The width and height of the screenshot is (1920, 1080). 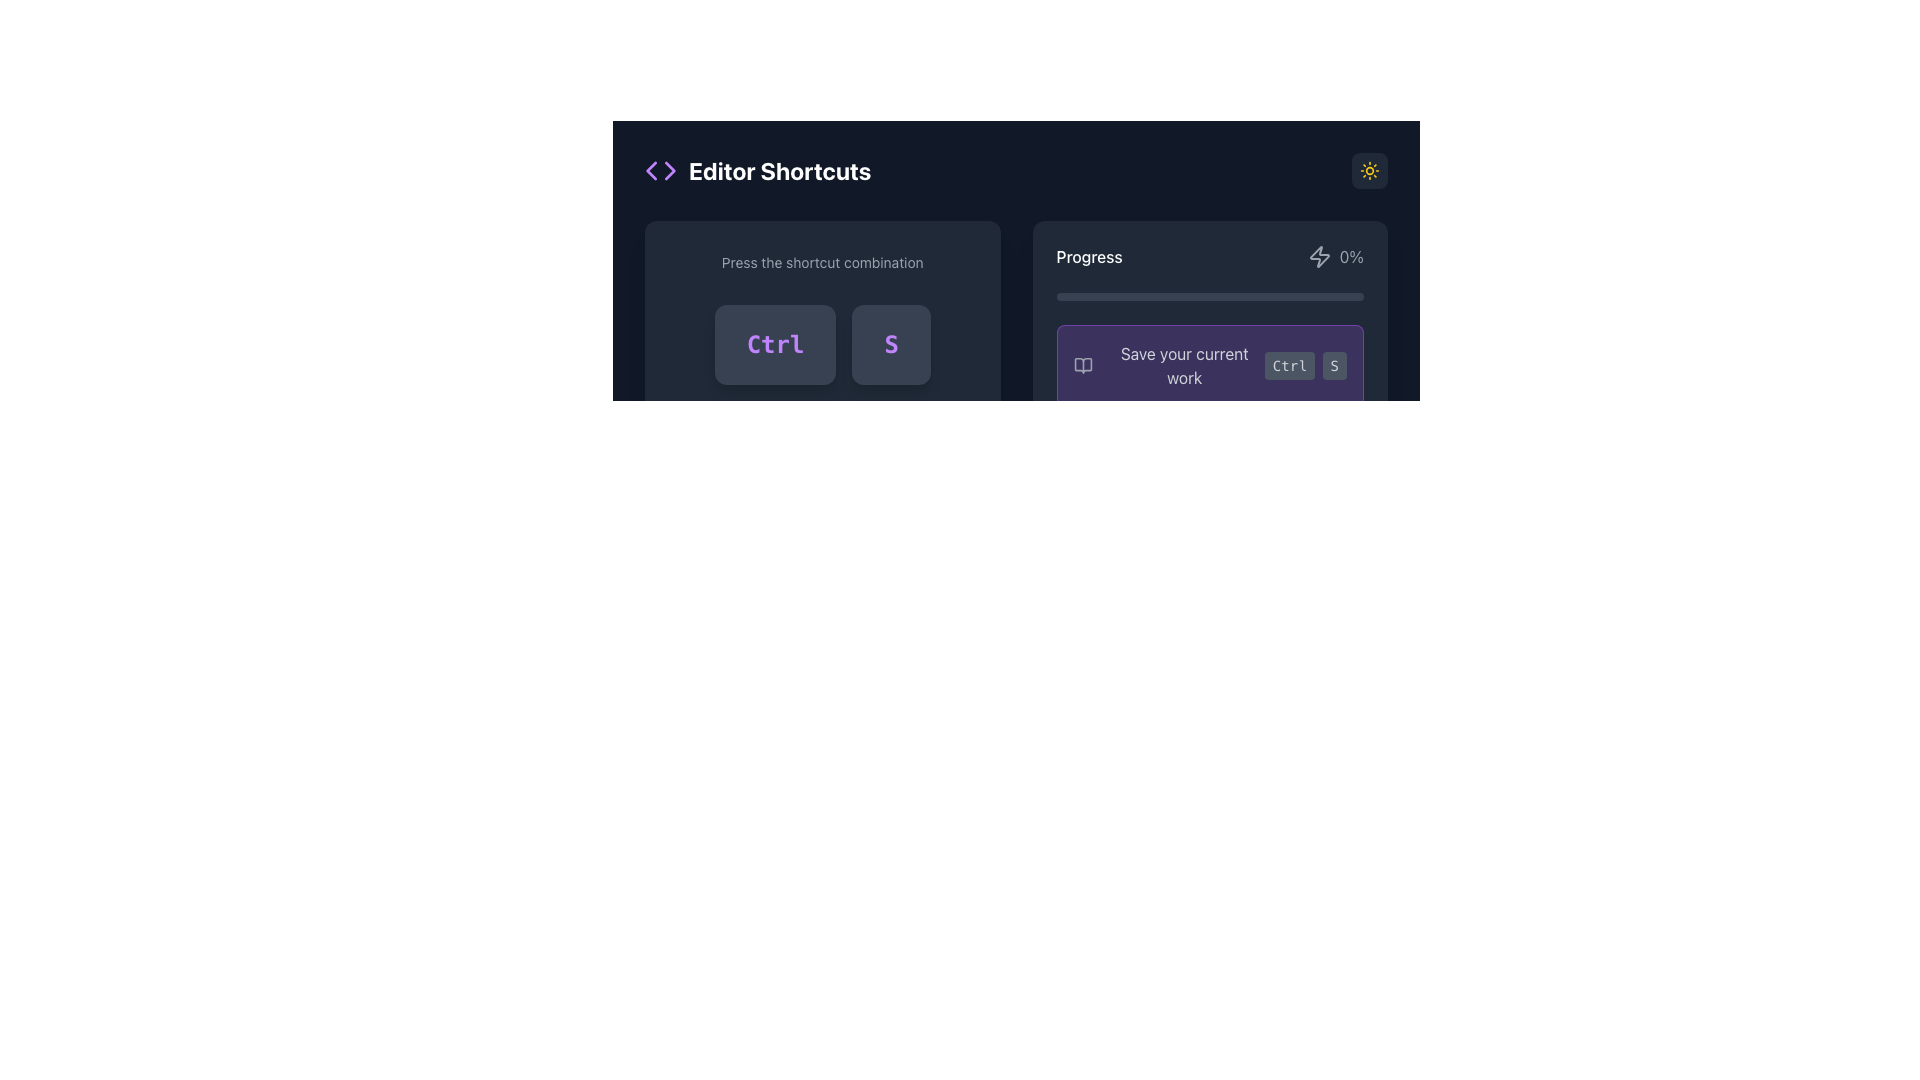 What do you see at coordinates (822, 261) in the screenshot?
I see `text of the instructional heading labeled 'Press the shortcut combination', which is styled with a small font size and grayish color, located above the 'Ctrl' and 'S' buttons` at bounding box center [822, 261].